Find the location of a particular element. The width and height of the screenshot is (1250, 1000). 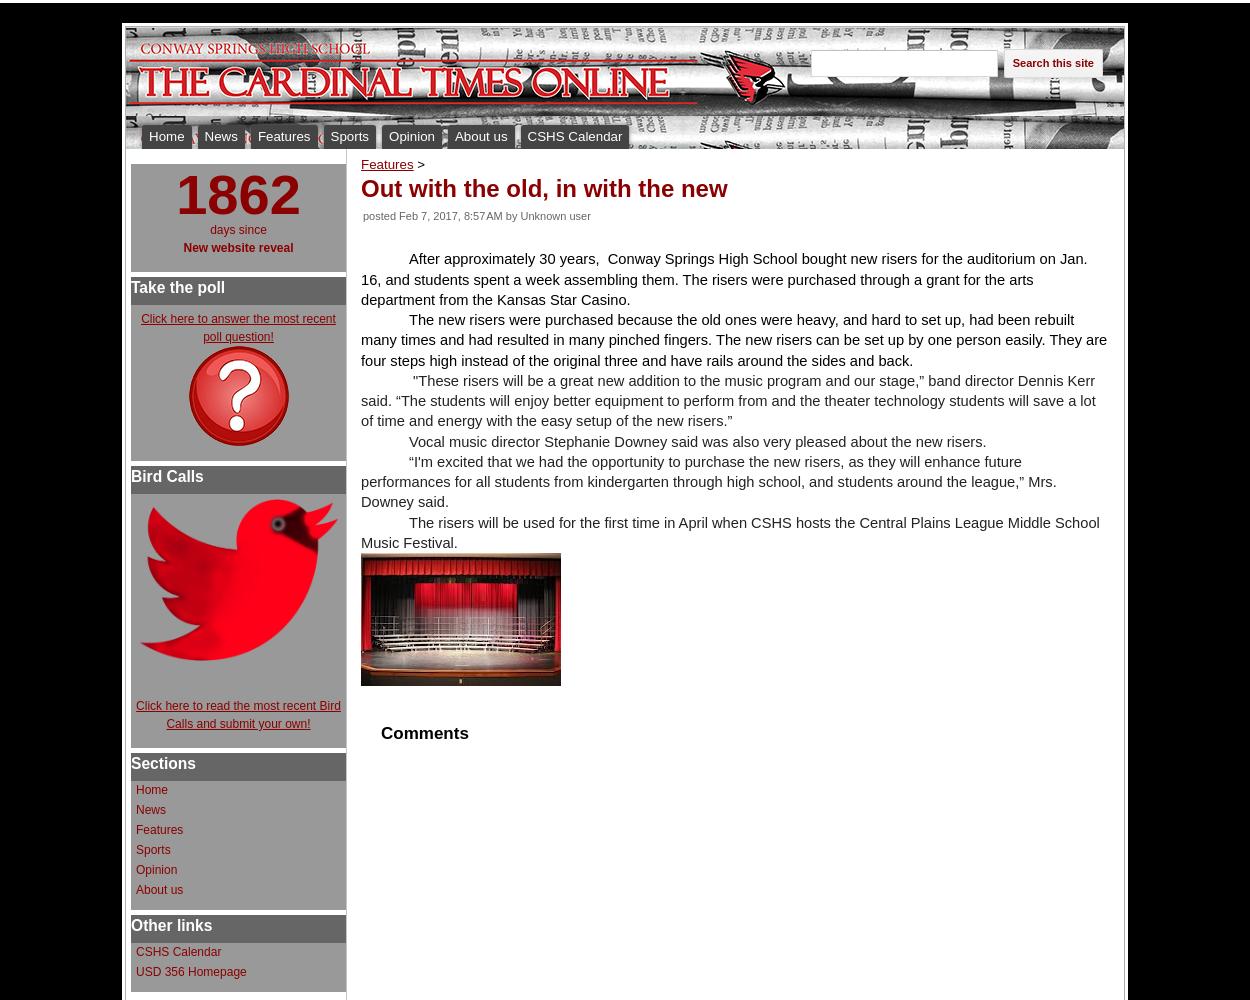

'Bird Calls' is located at coordinates (167, 474).